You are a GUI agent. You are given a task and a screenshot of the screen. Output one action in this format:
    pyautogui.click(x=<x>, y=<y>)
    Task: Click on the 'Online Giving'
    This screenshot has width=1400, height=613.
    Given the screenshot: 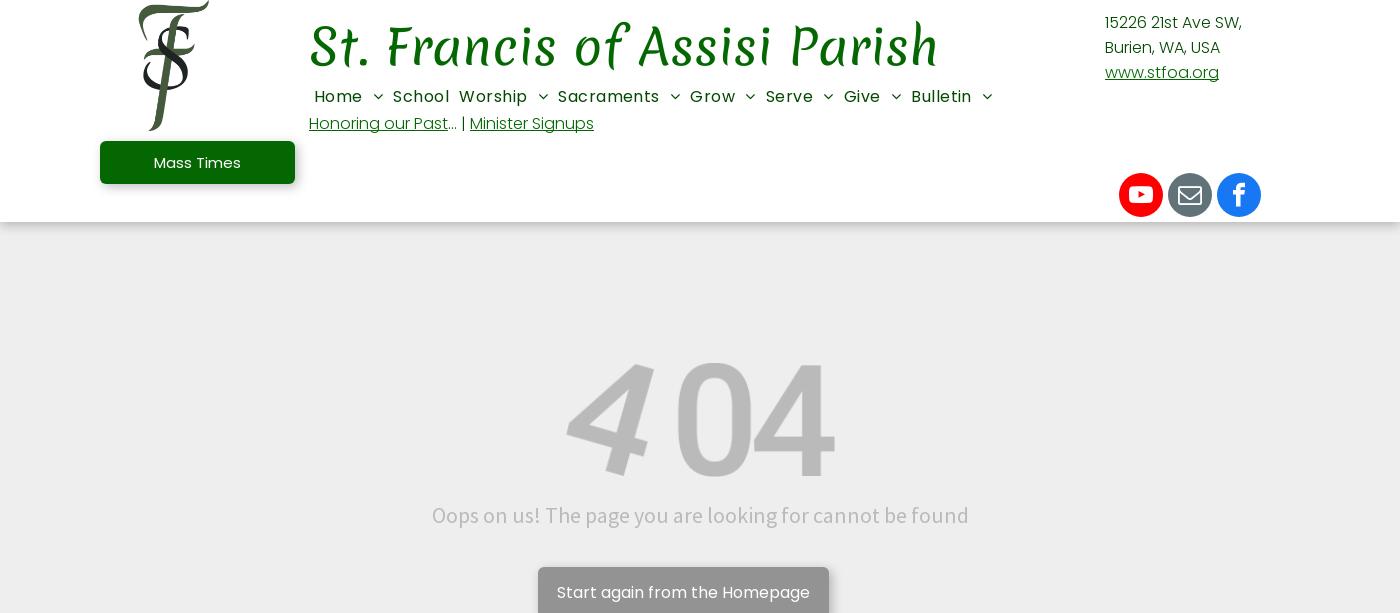 What is the action you would take?
    pyautogui.click(x=907, y=291)
    